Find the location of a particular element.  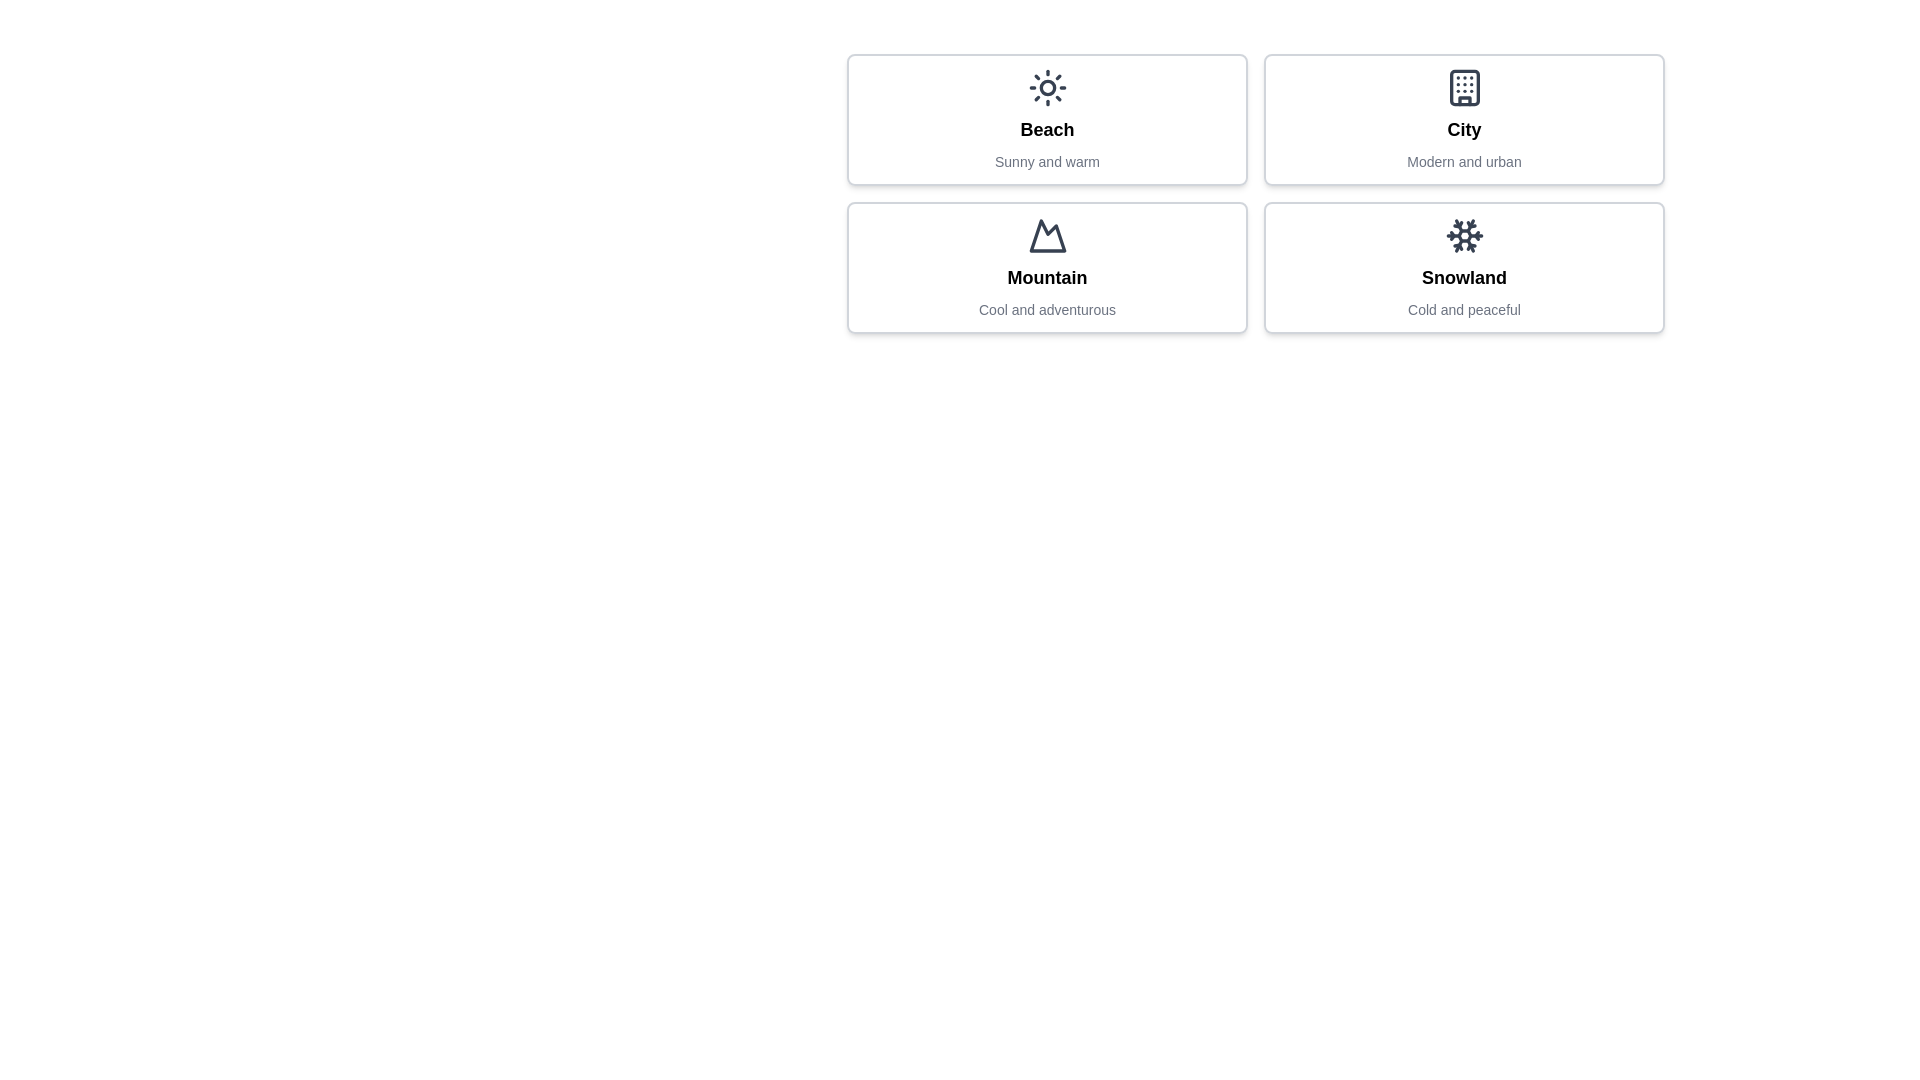

the 'City' category icon located in the top right quadrant of the grid, adjacent to 'Beach' on the left and above 'Snowland' is located at coordinates (1464, 87).